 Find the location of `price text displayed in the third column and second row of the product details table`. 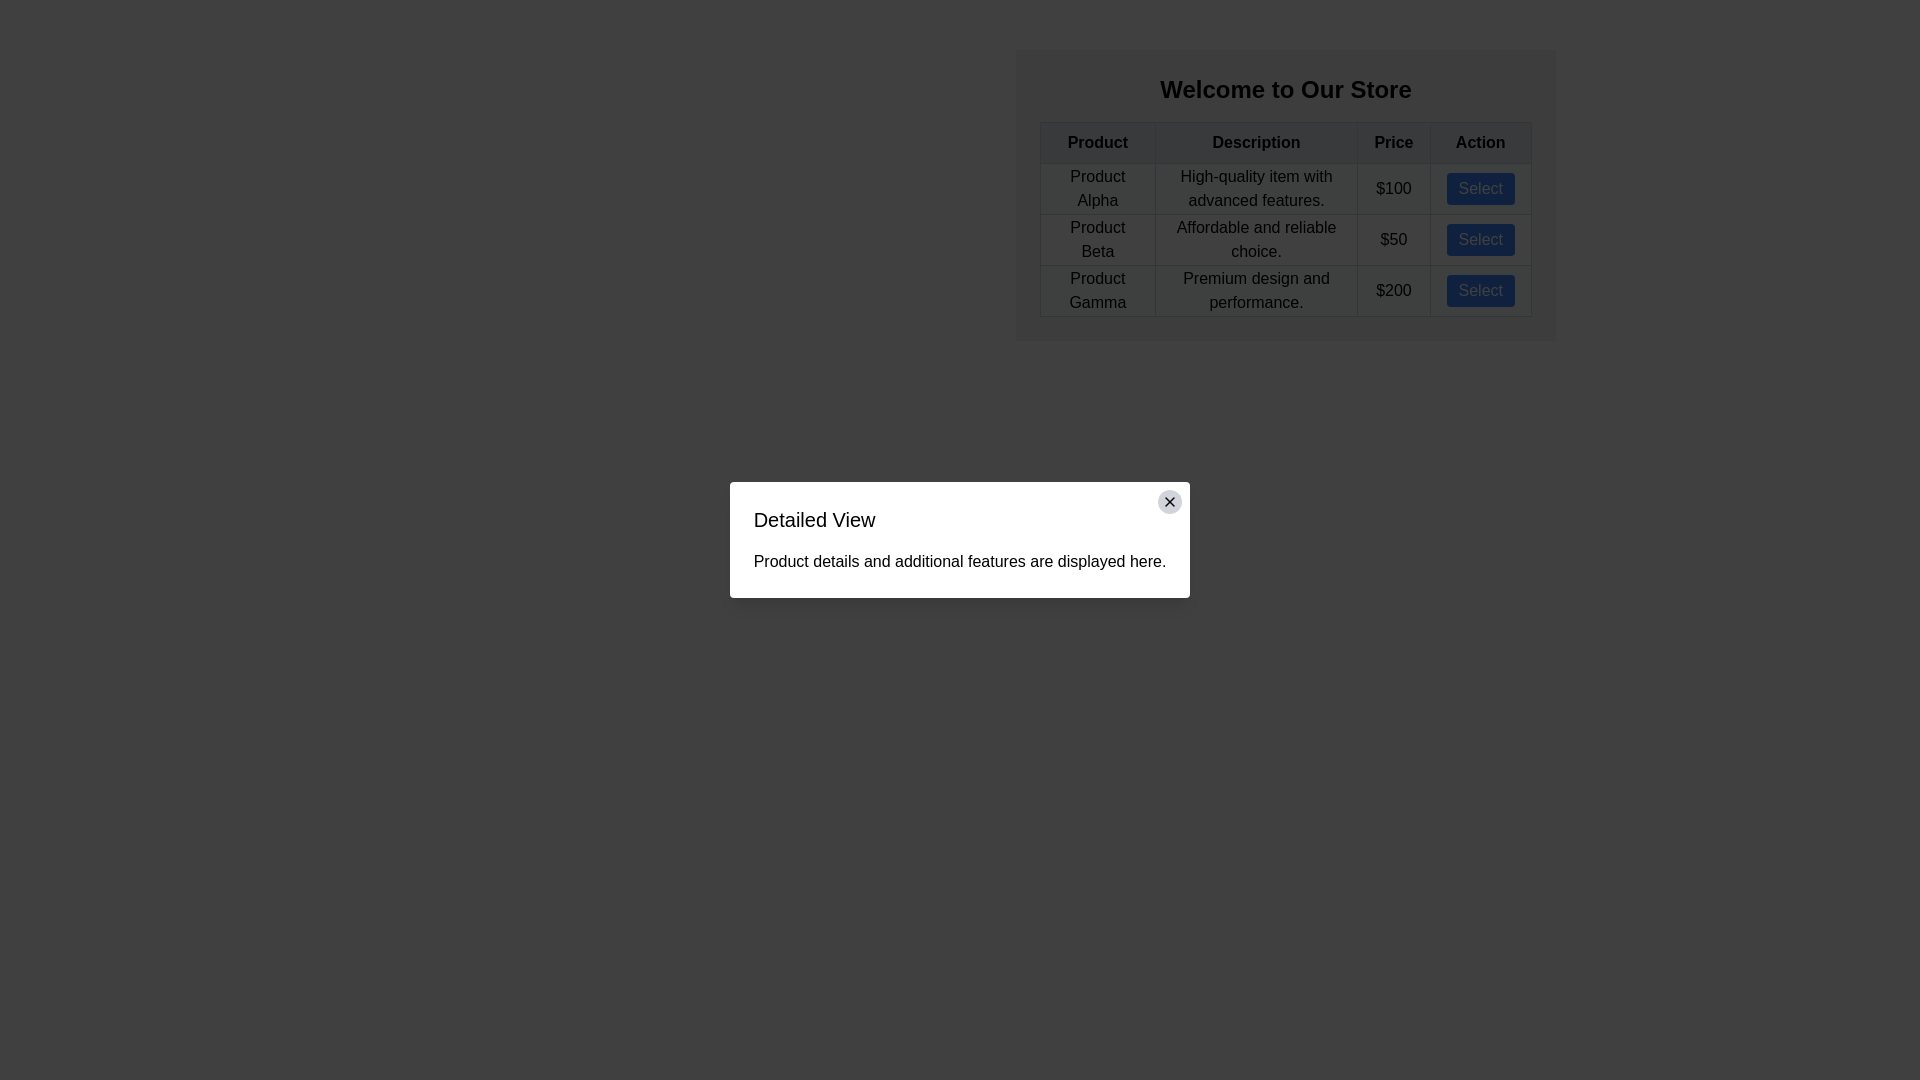

price text displayed in the third column and second row of the product details table is located at coordinates (1392, 238).